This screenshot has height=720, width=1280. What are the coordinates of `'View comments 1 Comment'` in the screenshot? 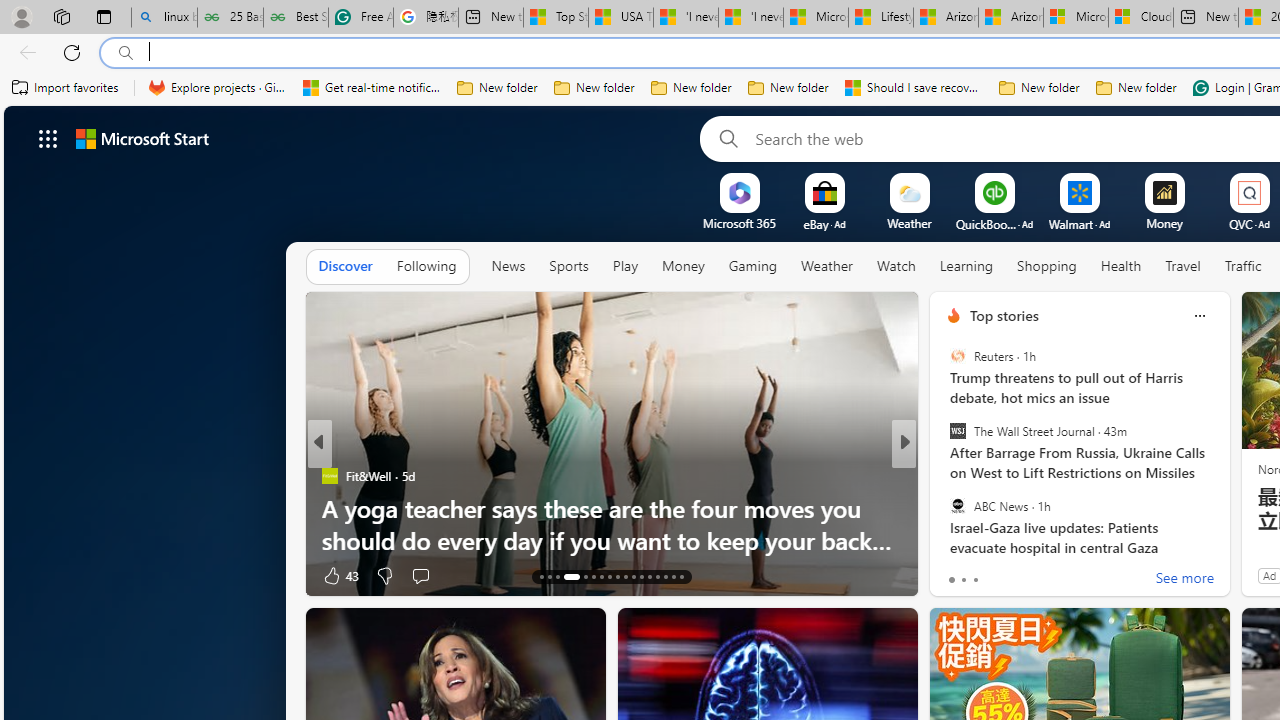 It's located at (1036, 575).